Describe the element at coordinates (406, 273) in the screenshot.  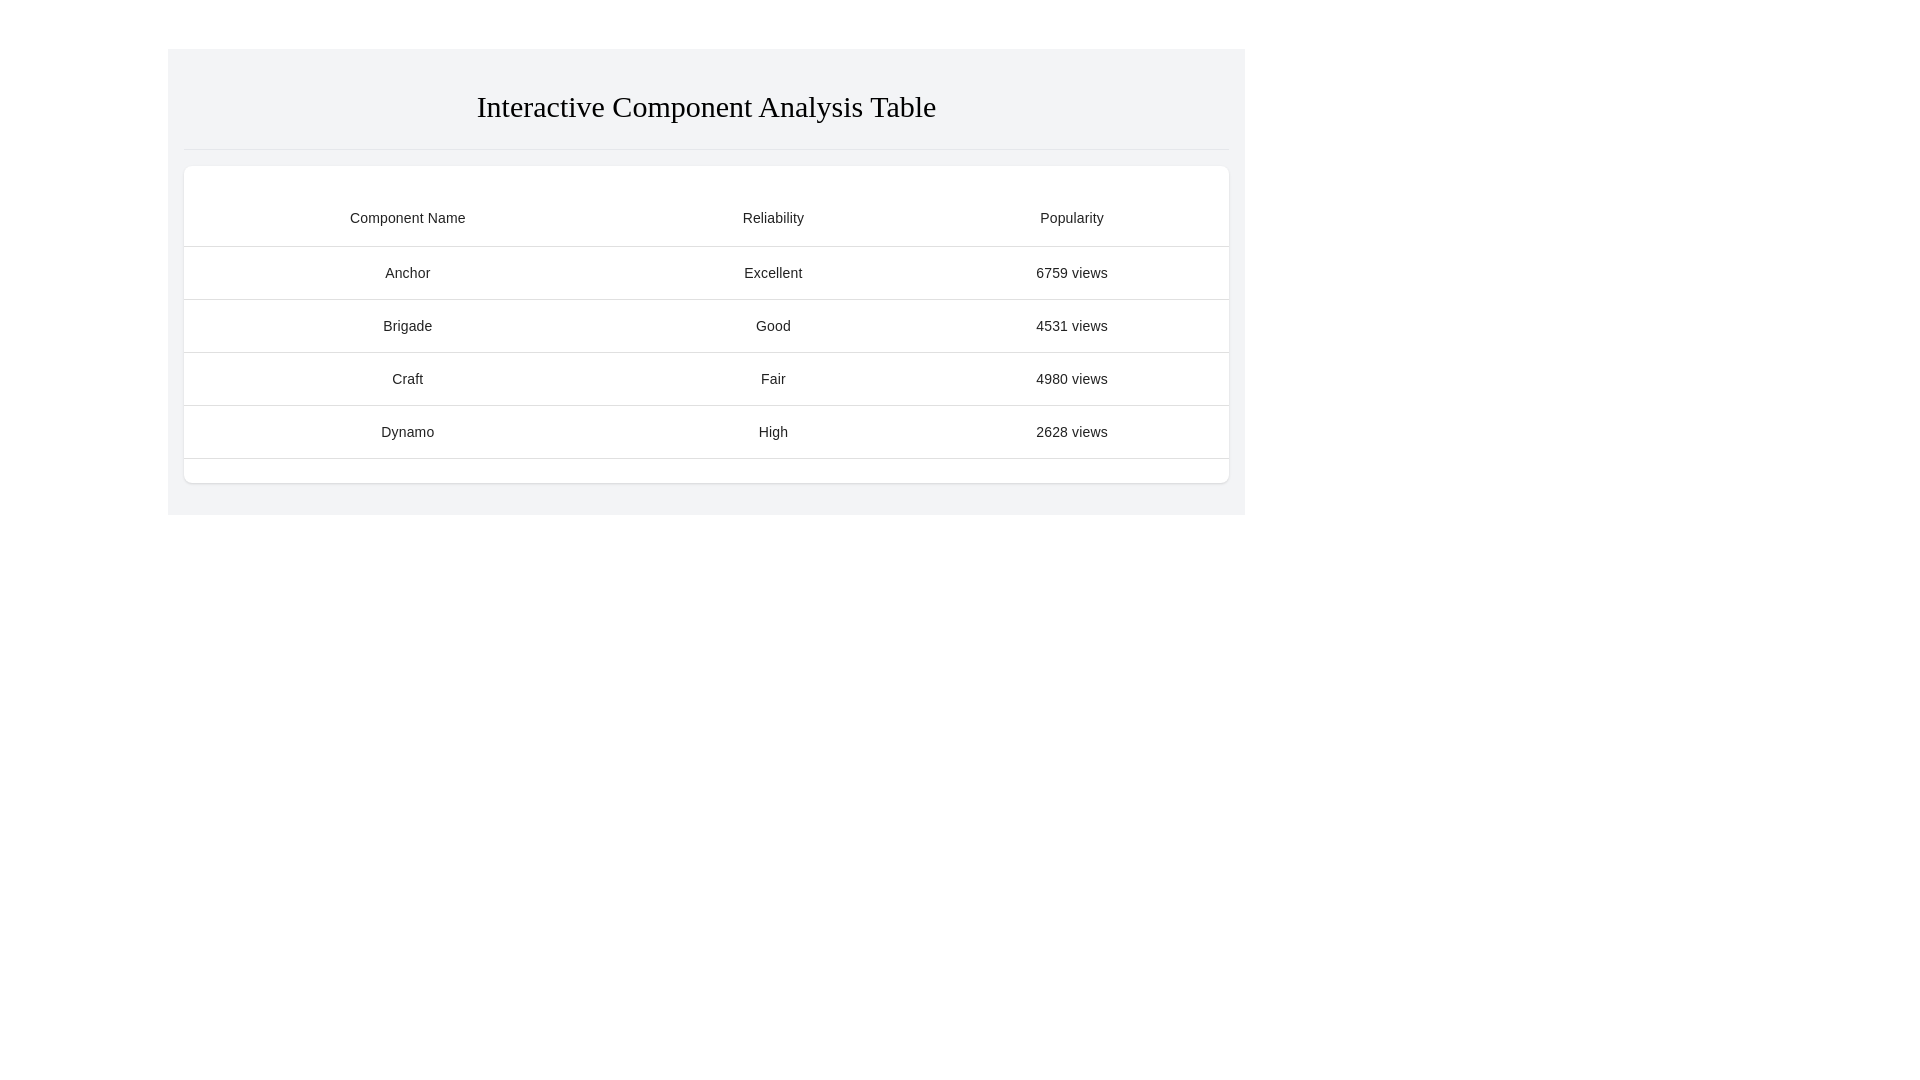
I see `the first table cell displaying the text 'AnchorExcellent6759 views' in the top row of the table` at that location.